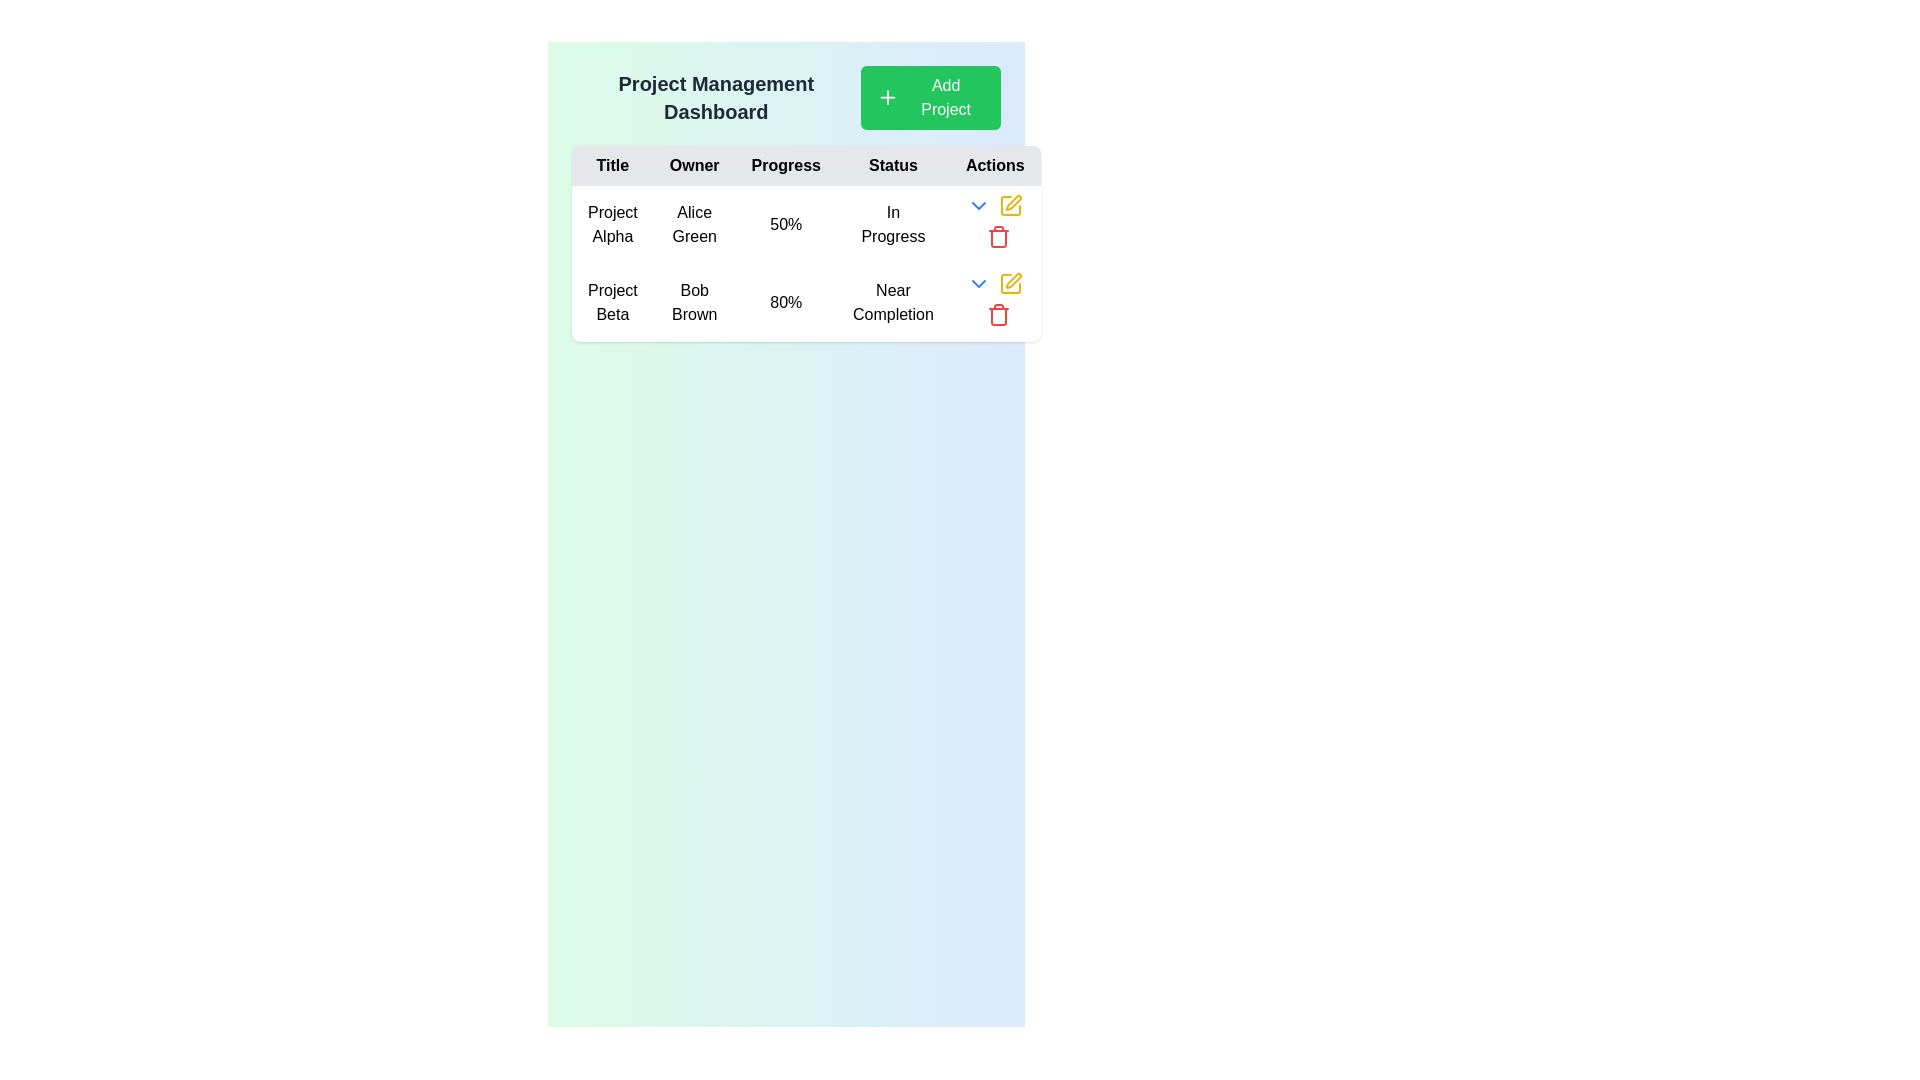 The image size is (1920, 1080). Describe the element at coordinates (995, 164) in the screenshot. I see `the header text label that indicates the actions column in the management dashboard table, positioned at the rightmost end of the row of headers` at that location.